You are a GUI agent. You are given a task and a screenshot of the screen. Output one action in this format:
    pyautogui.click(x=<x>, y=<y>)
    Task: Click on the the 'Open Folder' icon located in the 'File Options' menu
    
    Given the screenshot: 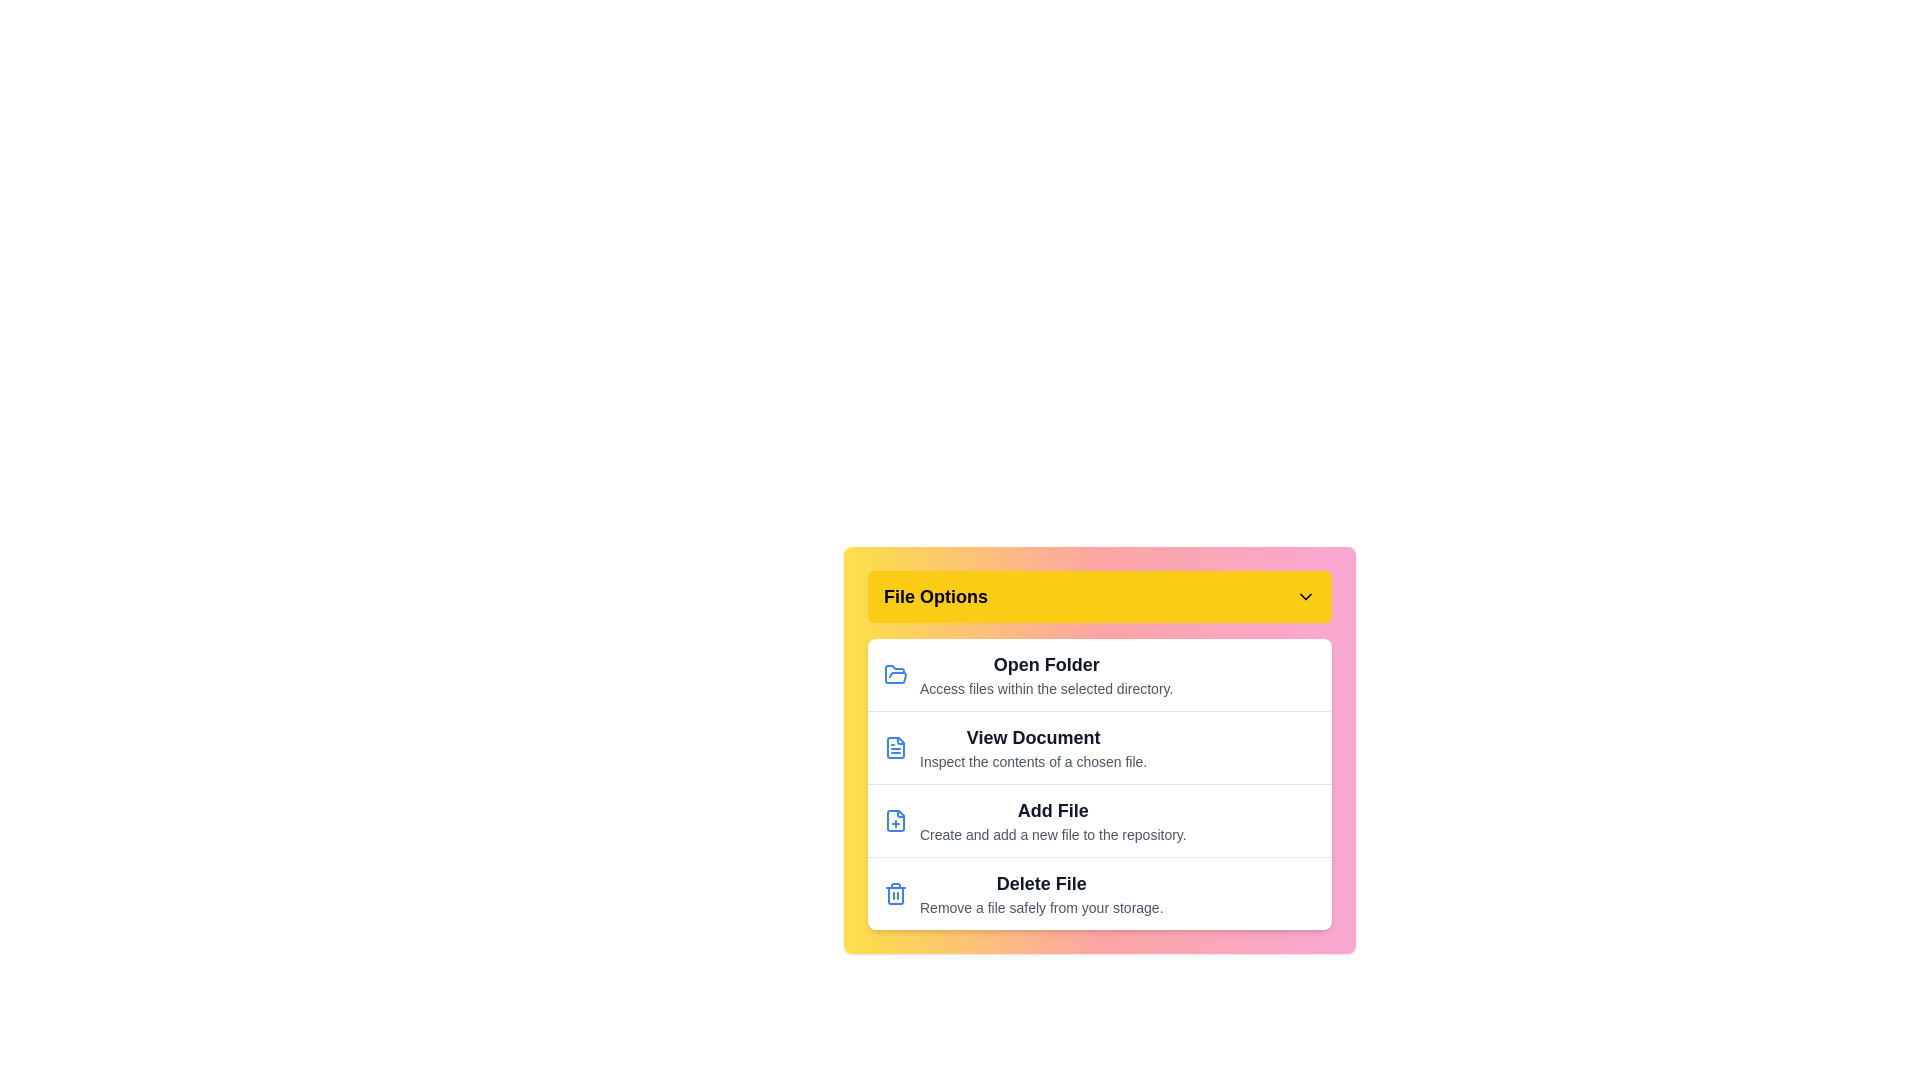 What is the action you would take?
    pyautogui.click(x=895, y=674)
    